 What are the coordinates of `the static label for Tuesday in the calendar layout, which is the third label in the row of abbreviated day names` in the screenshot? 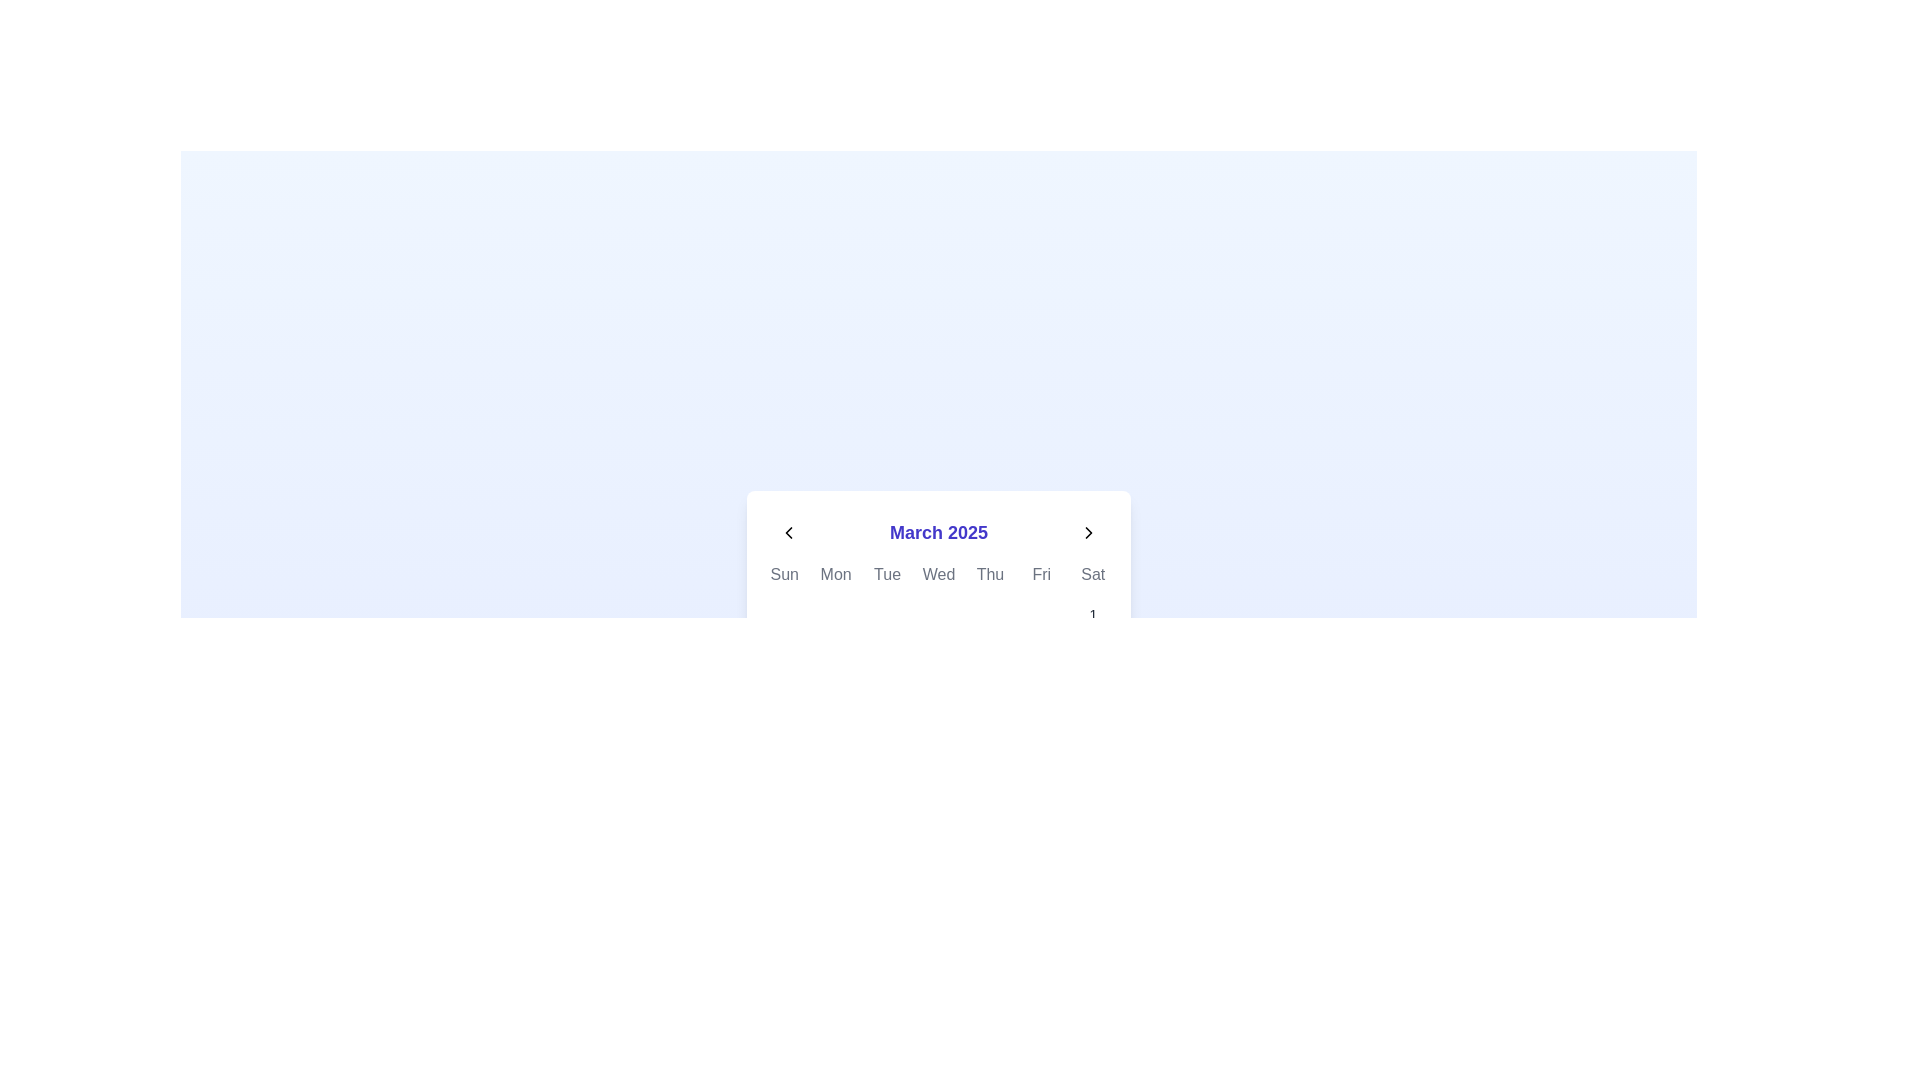 It's located at (886, 574).